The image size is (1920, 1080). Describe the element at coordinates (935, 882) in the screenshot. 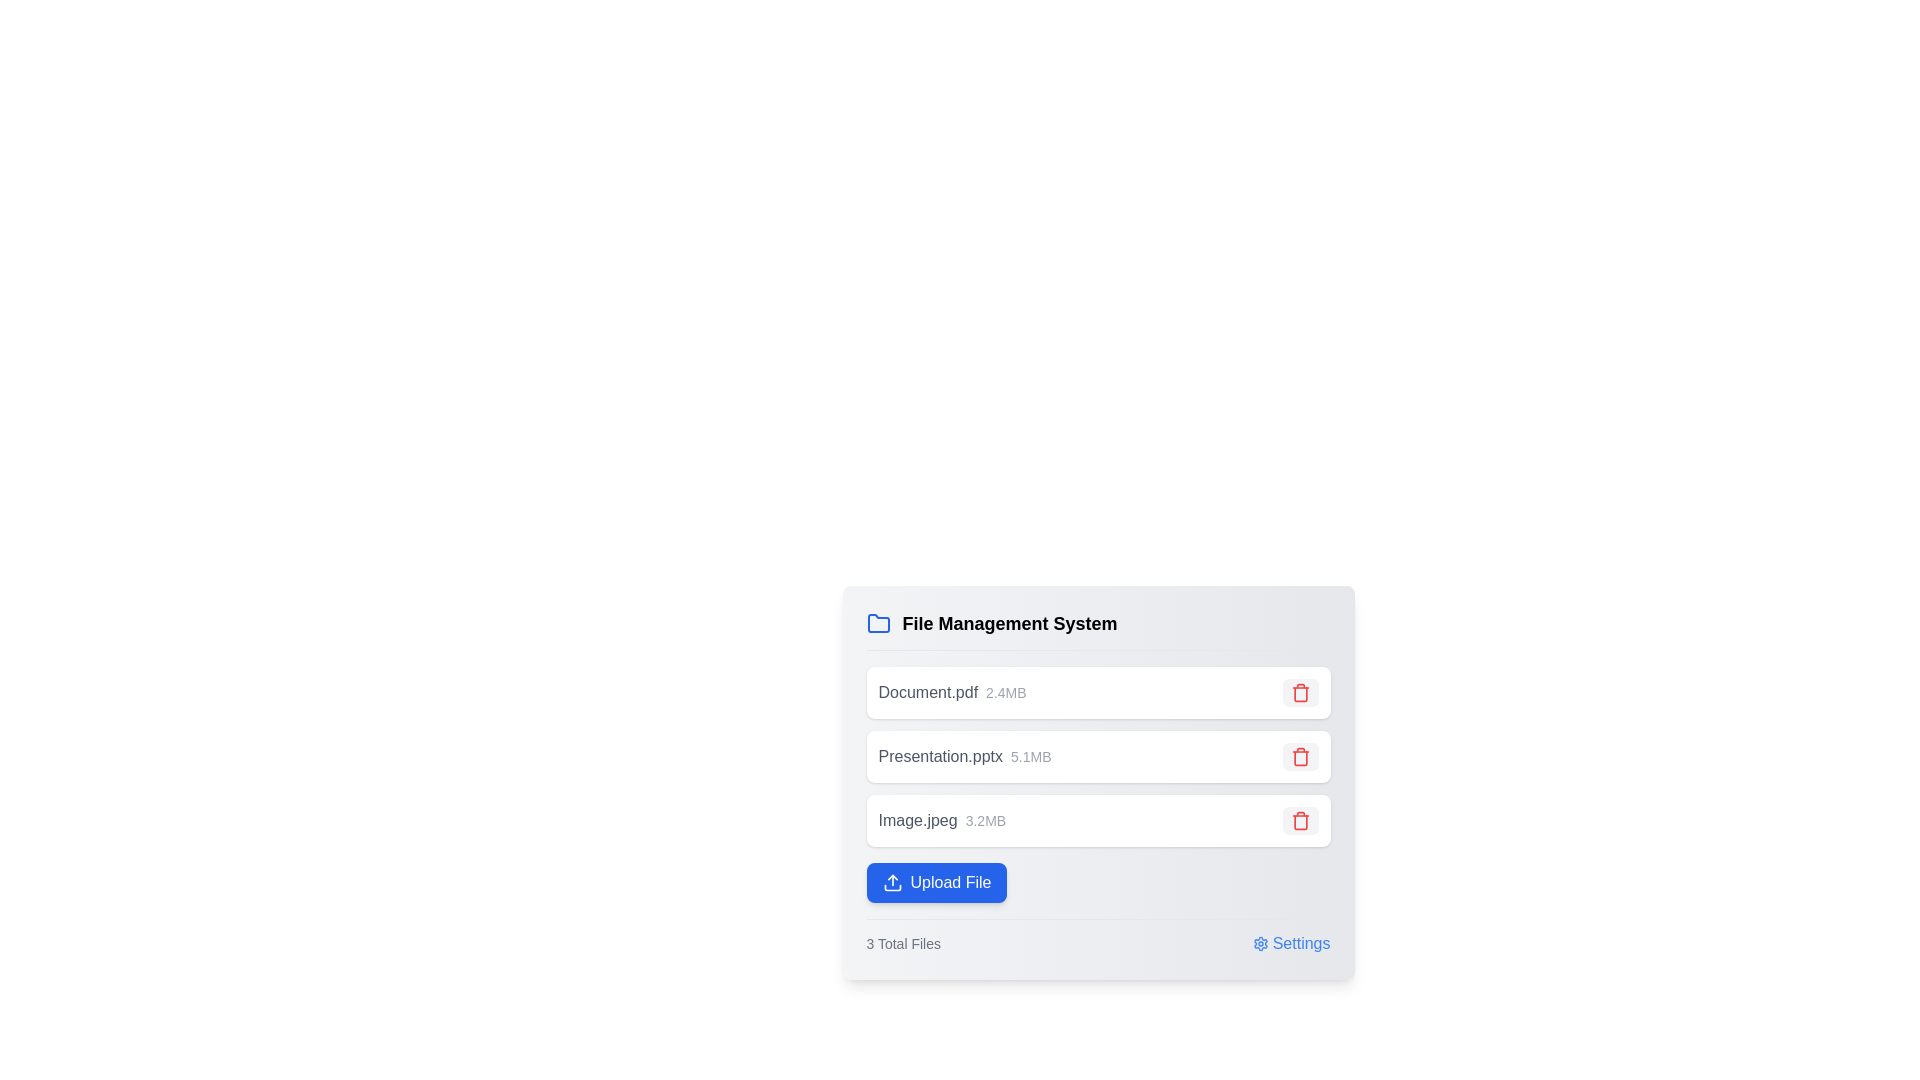

I see `the blue 'Upload File' button with rounded corners and an upload icon to initiate the file upload process` at that location.